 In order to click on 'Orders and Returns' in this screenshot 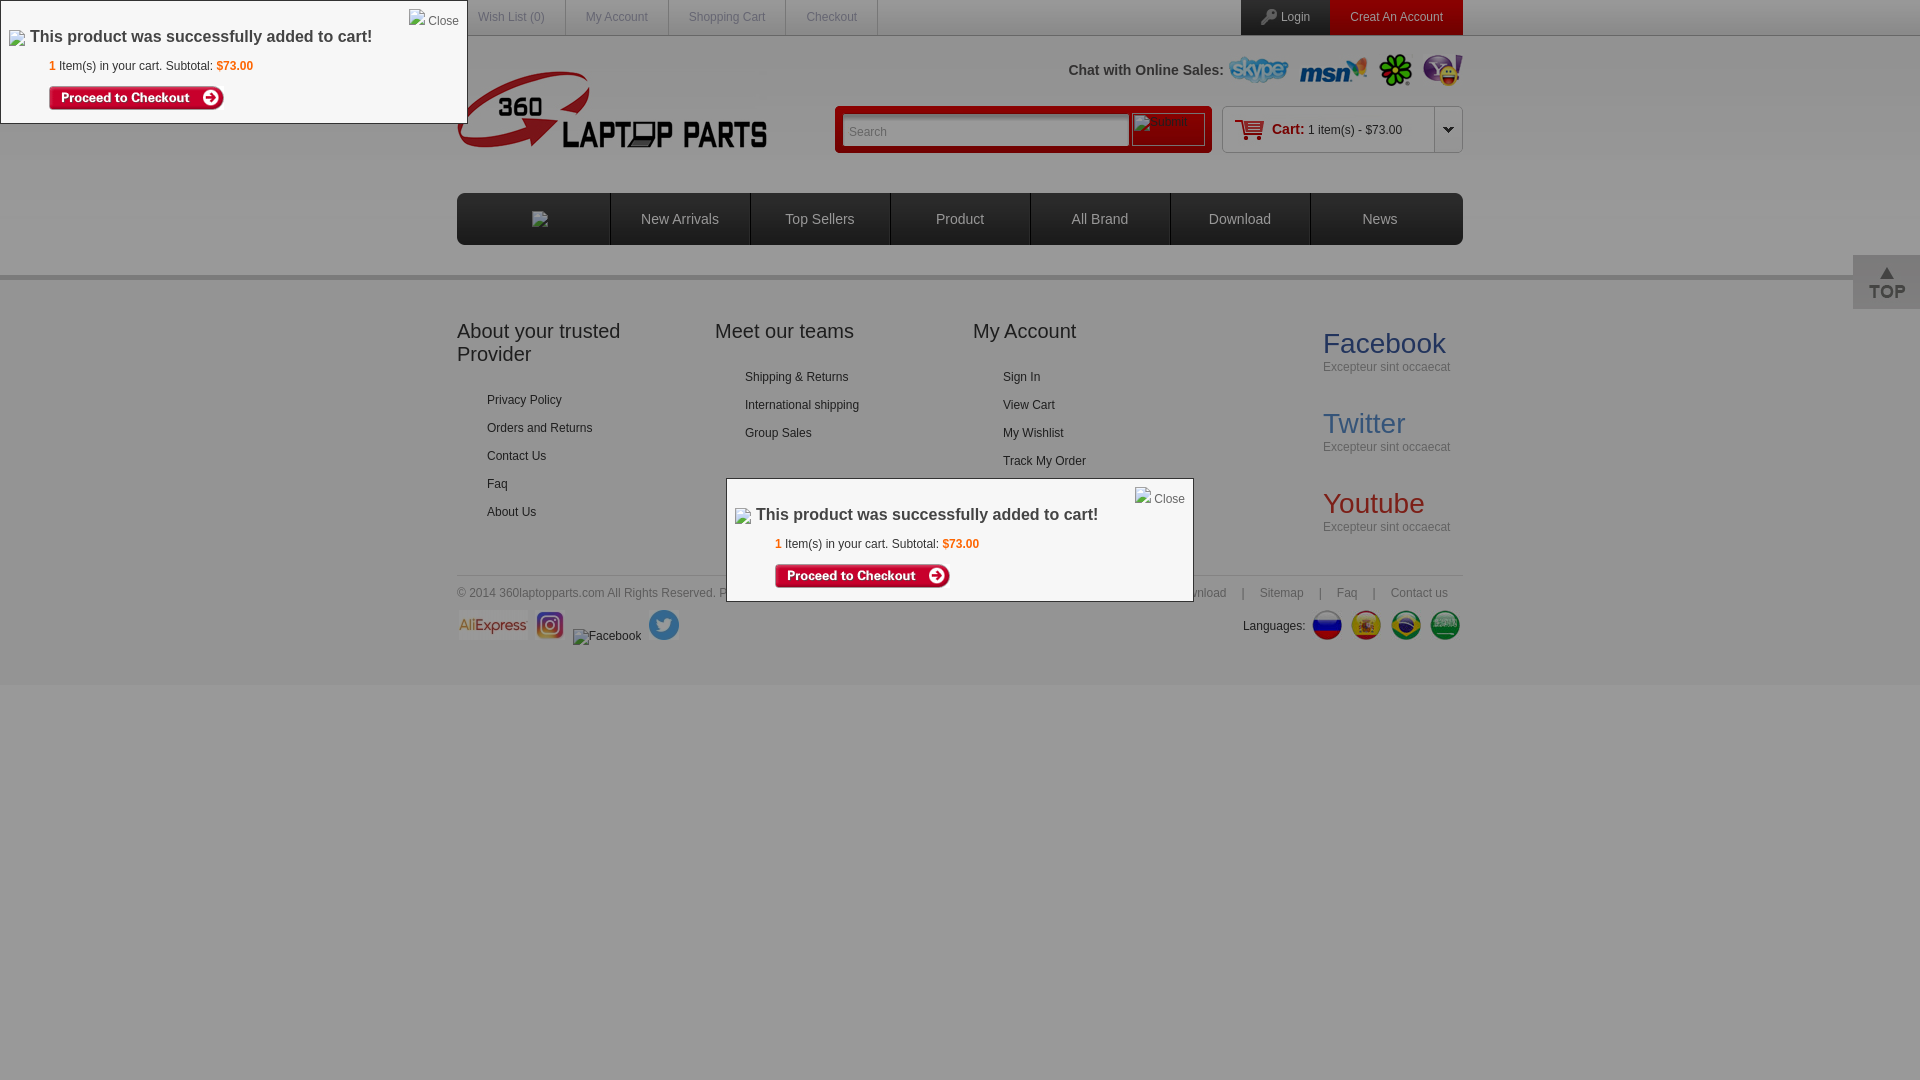, I will do `click(539, 427)`.